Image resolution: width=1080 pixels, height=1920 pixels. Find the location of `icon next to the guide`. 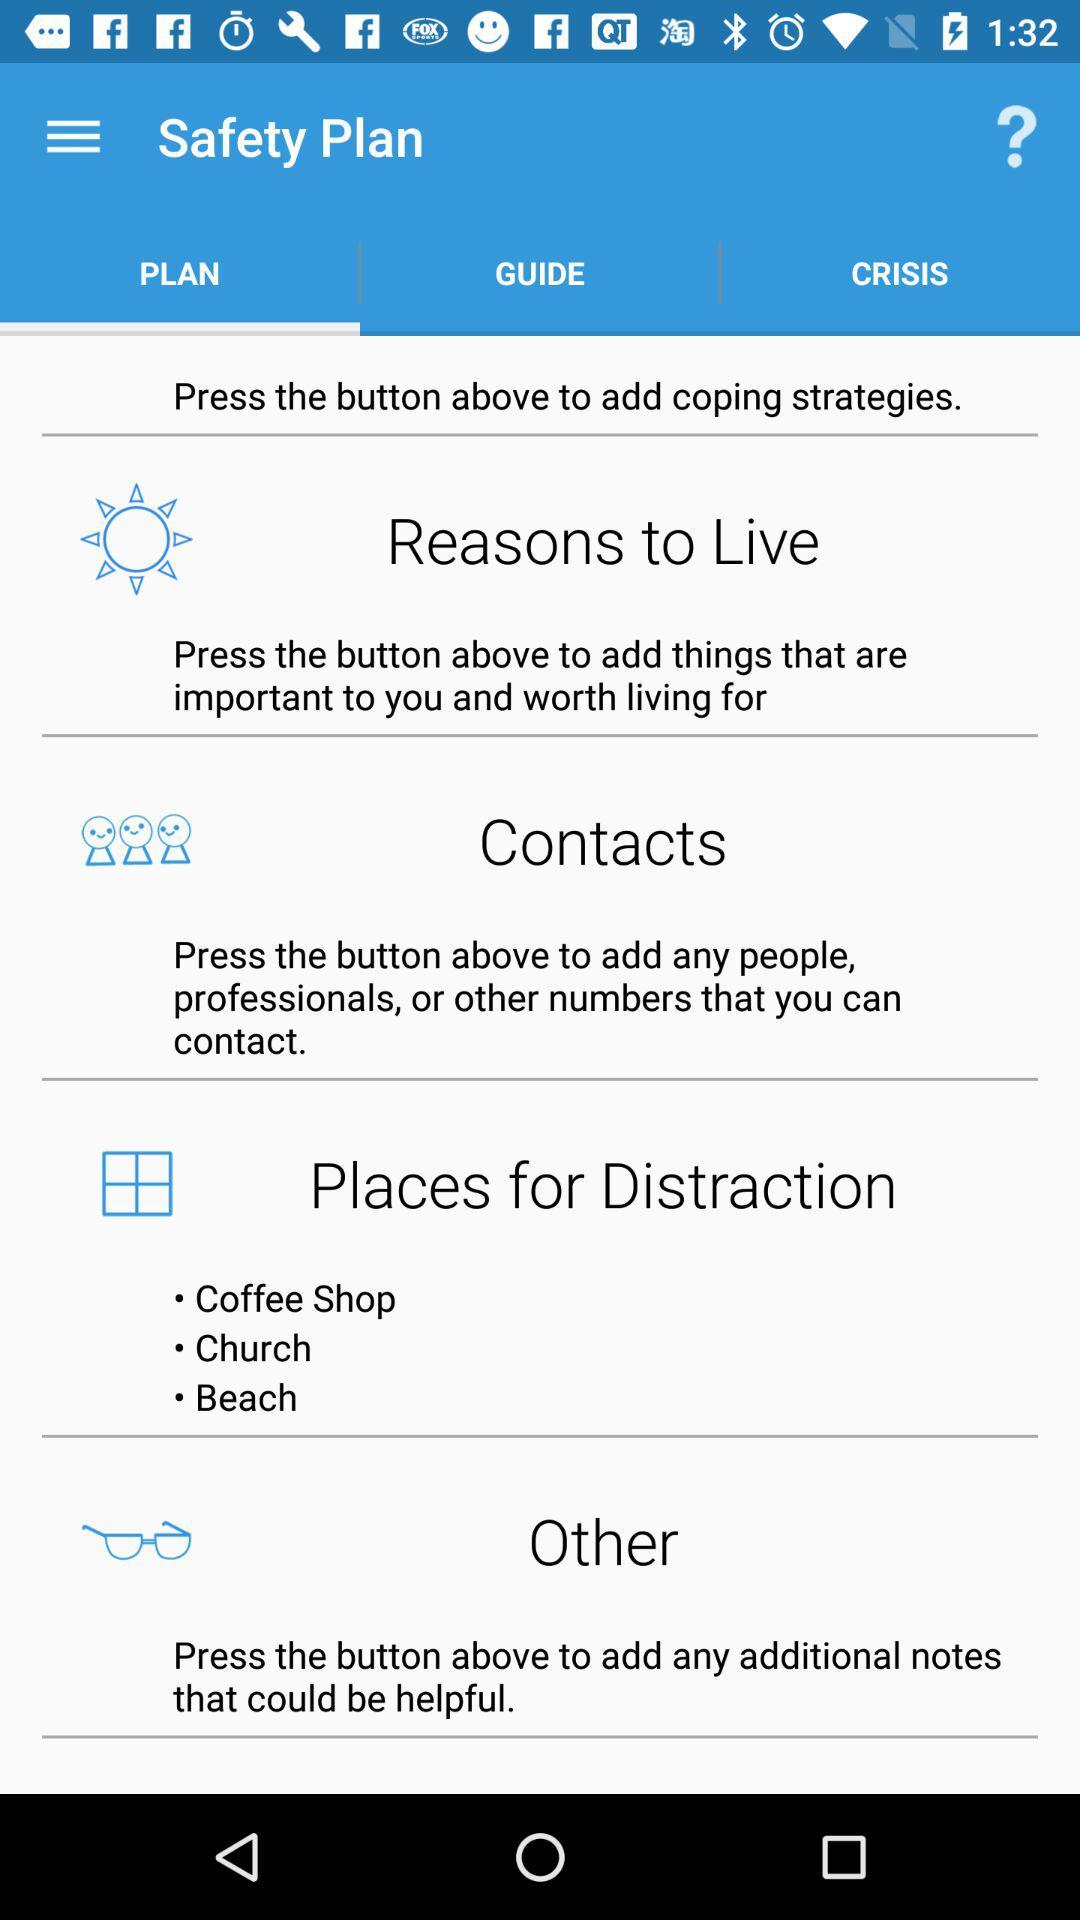

icon next to the guide is located at coordinates (898, 272).